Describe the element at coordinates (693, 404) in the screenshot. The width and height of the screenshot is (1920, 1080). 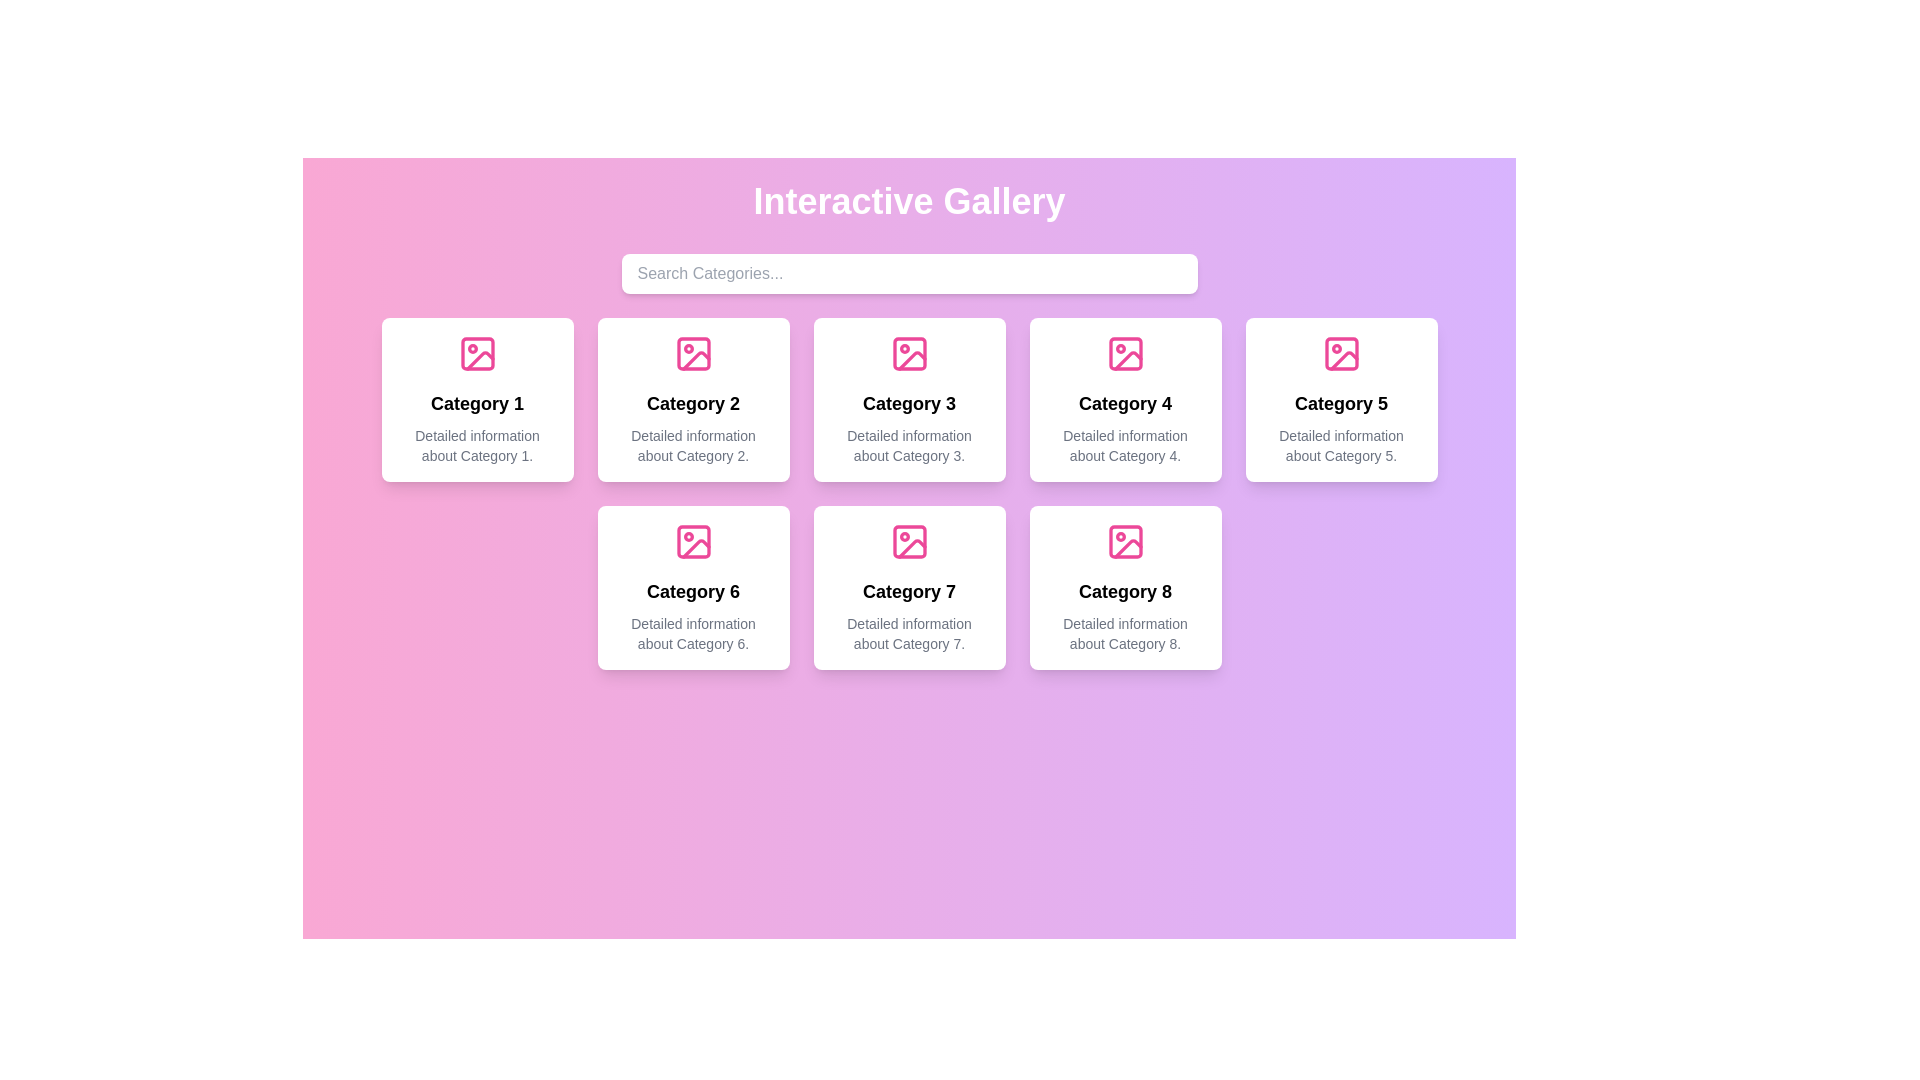
I see `the text label that serves as a title or identifier for the associated category box, located in the second row's middle of a grid layout beneath the pink icon` at that location.